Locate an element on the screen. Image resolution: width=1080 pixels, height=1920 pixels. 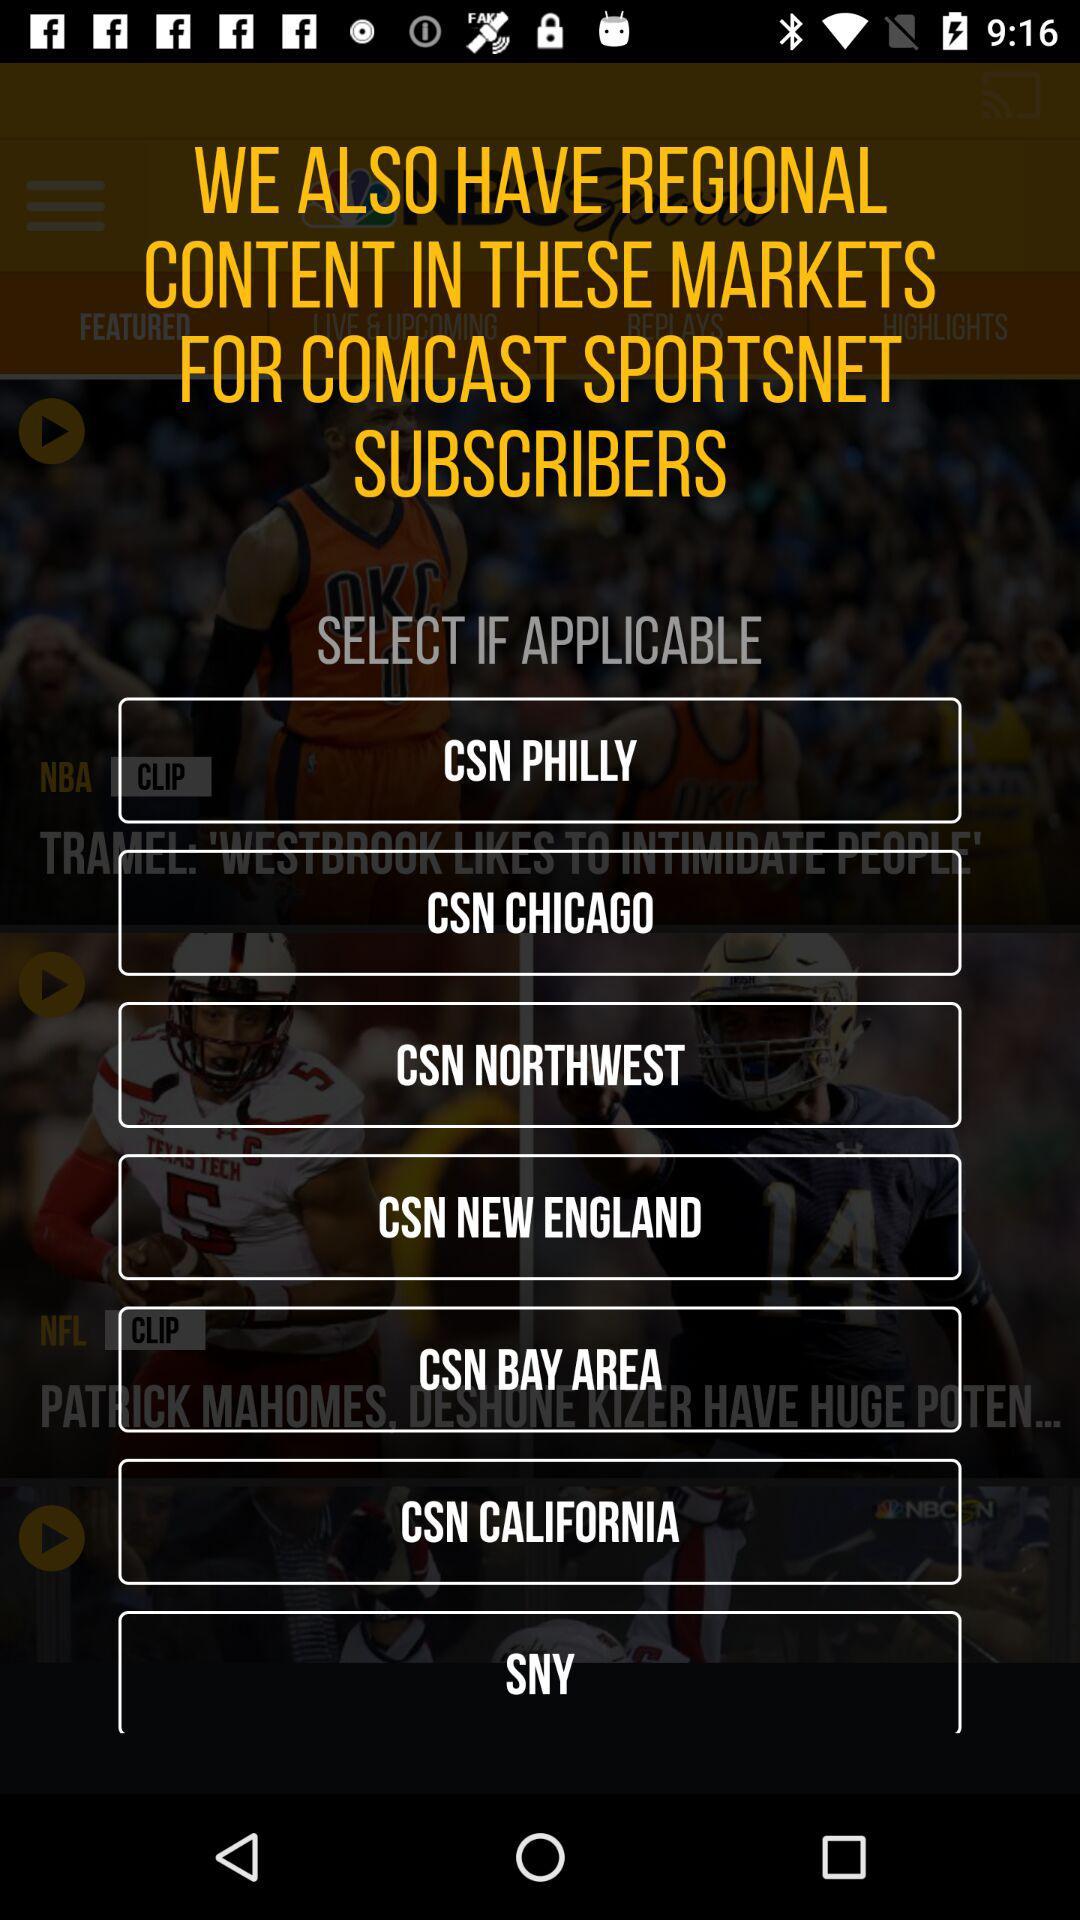
the csn northwest item is located at coordinates (540, 1064).